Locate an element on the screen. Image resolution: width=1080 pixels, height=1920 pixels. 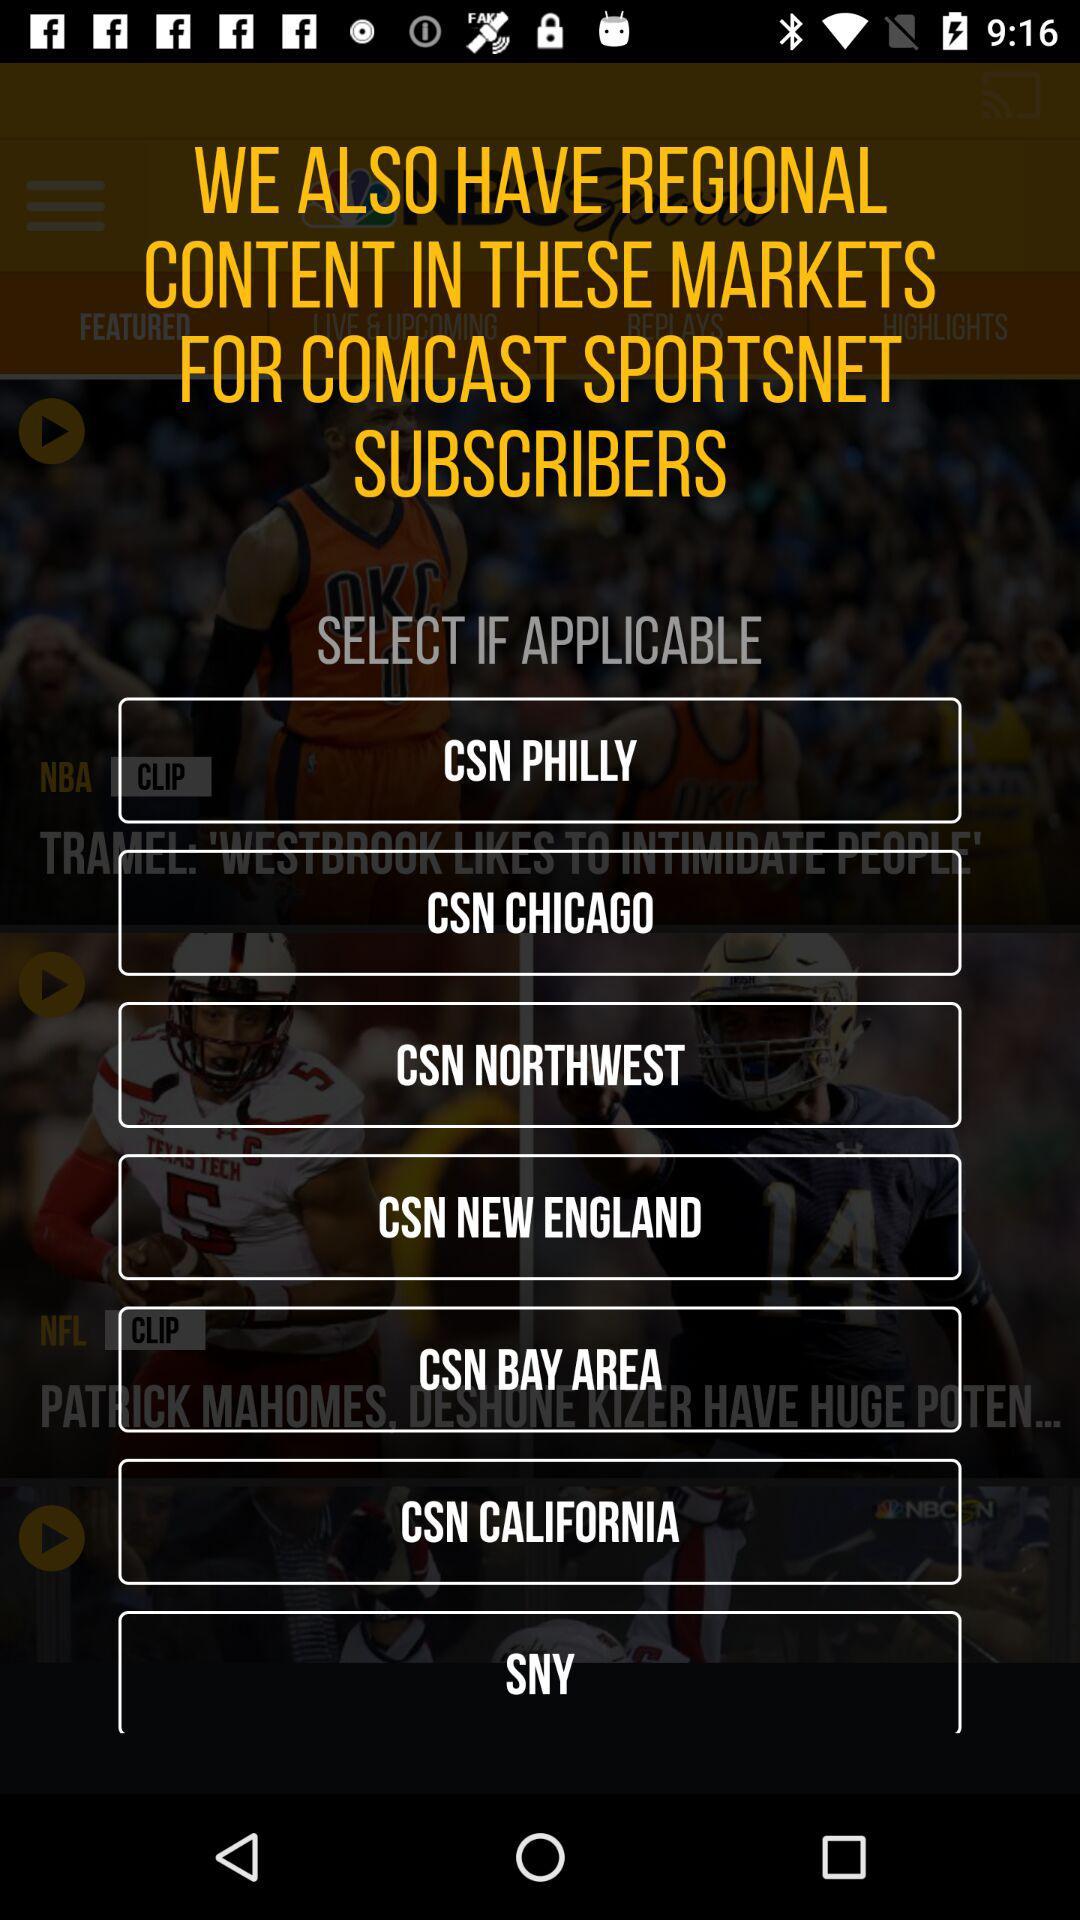
the csn northwest item is located at coordinates (540, 1064).